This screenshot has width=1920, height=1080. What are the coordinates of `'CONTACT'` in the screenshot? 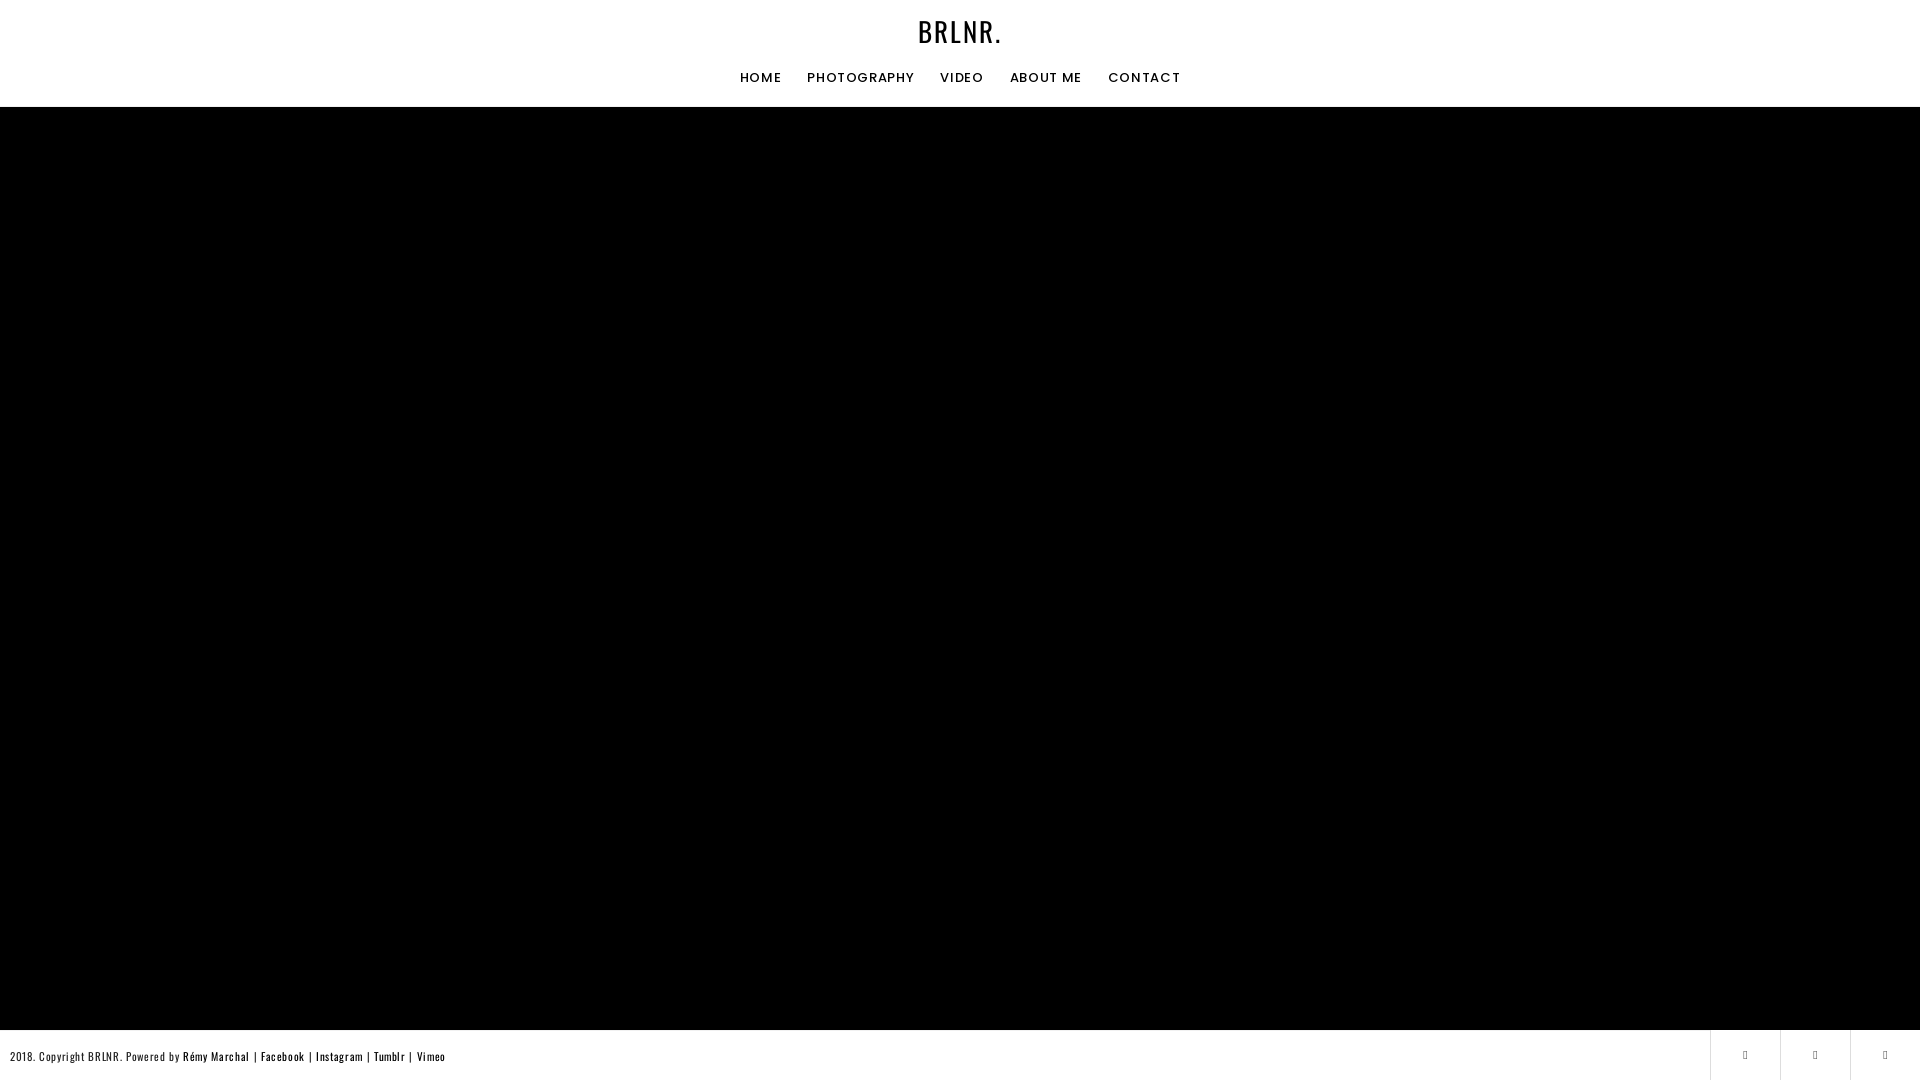 It's located at (1144, 77).